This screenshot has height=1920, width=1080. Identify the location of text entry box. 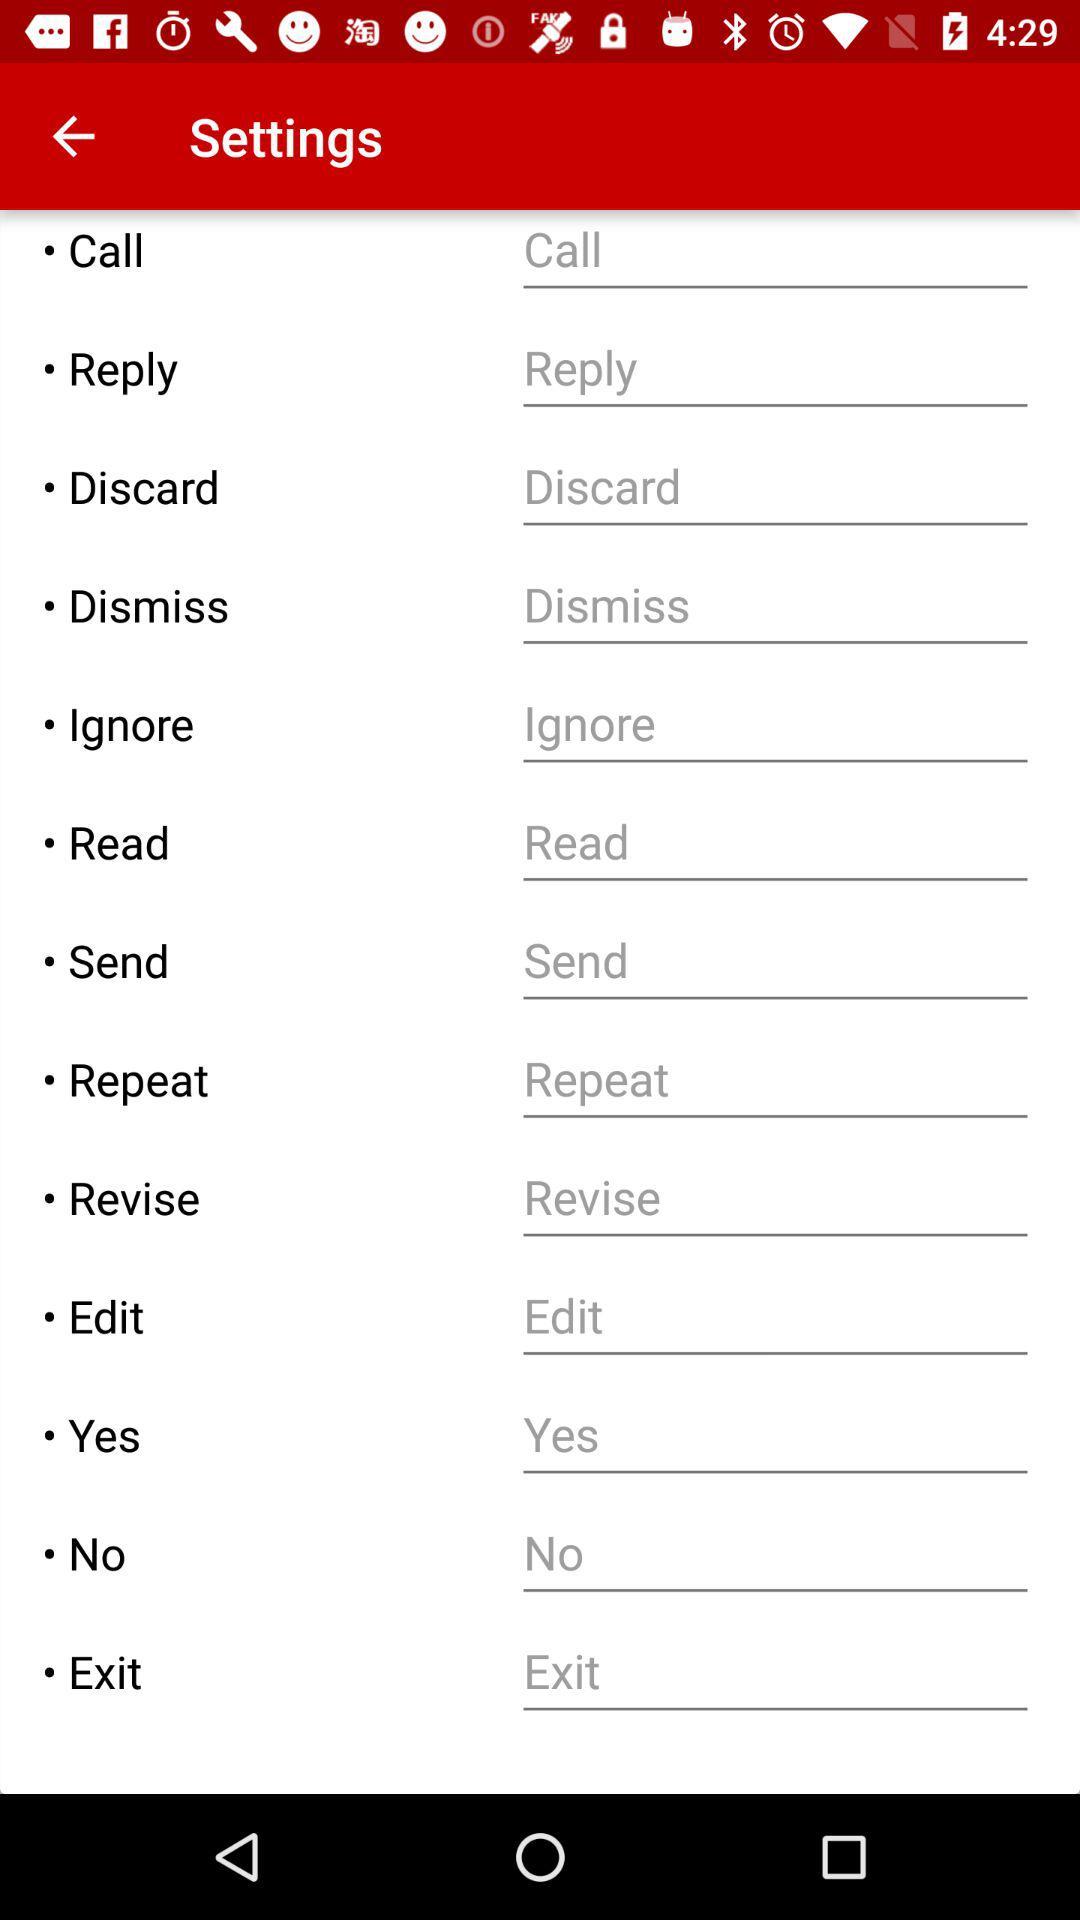
(774, 1197).